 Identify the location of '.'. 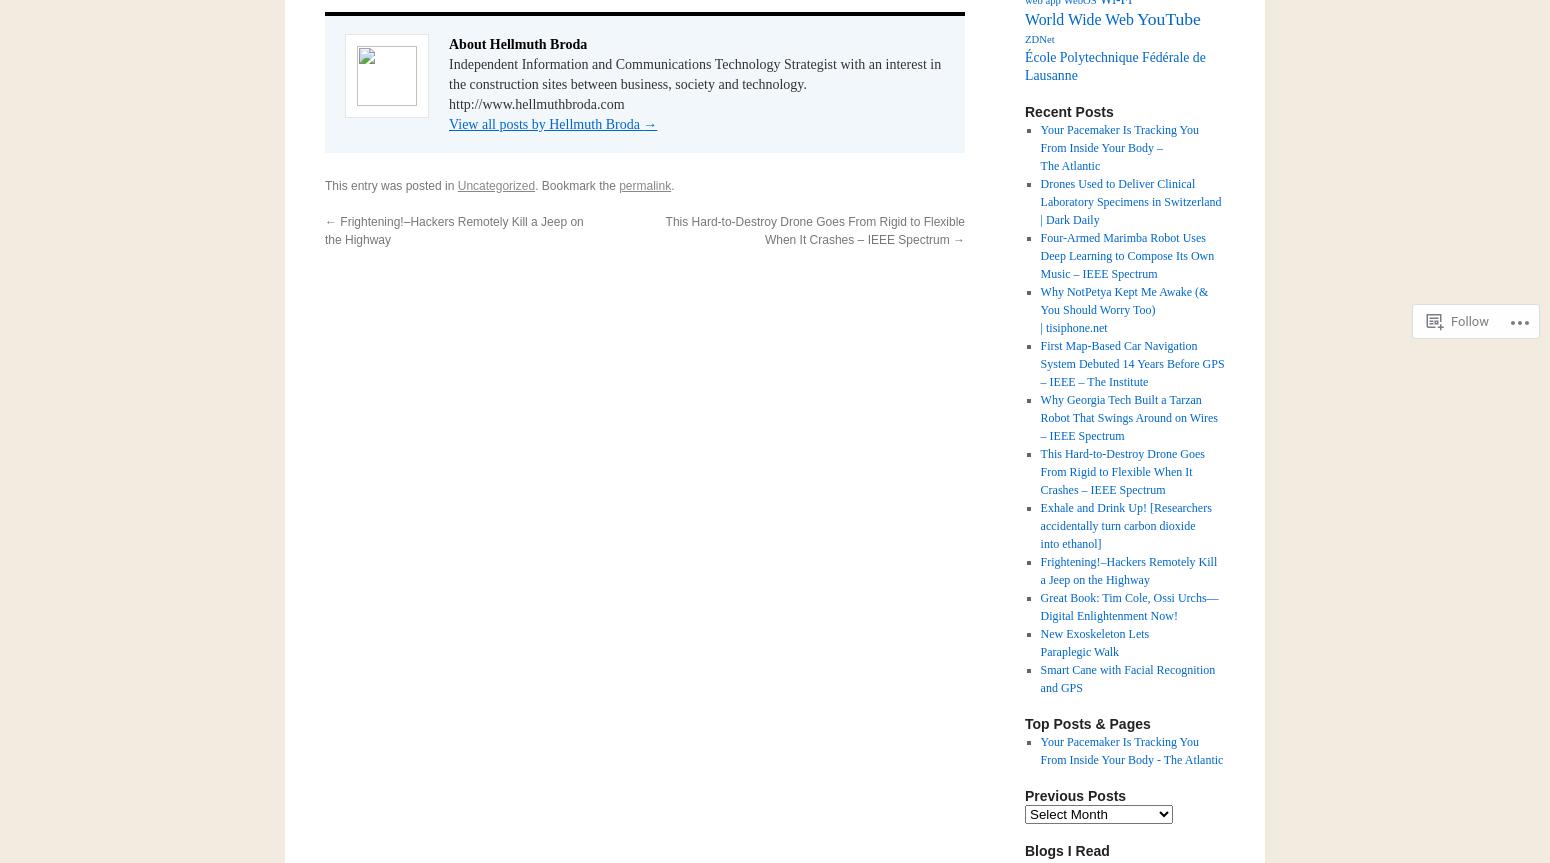
(671, 185).